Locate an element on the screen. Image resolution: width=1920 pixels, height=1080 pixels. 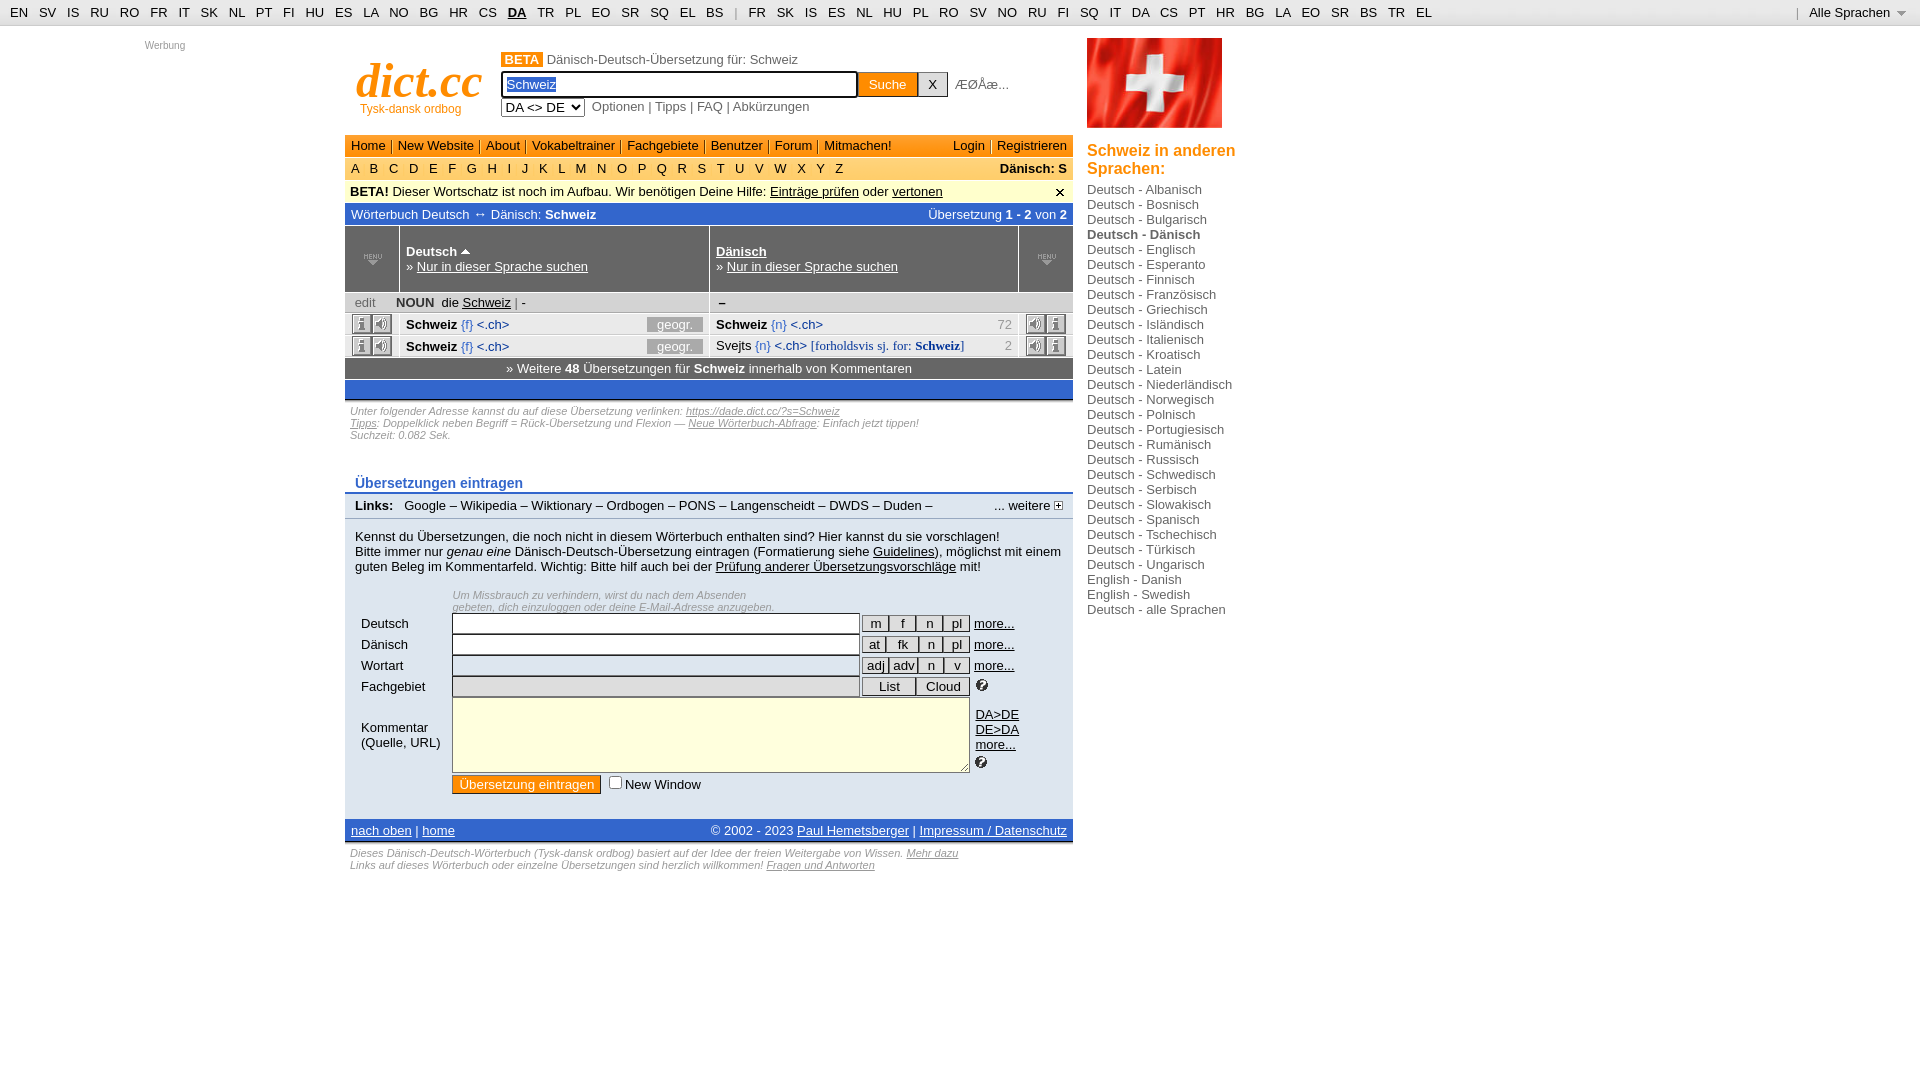
'Deutsch - Schwedisch' is located at coordinates (1151, 474).